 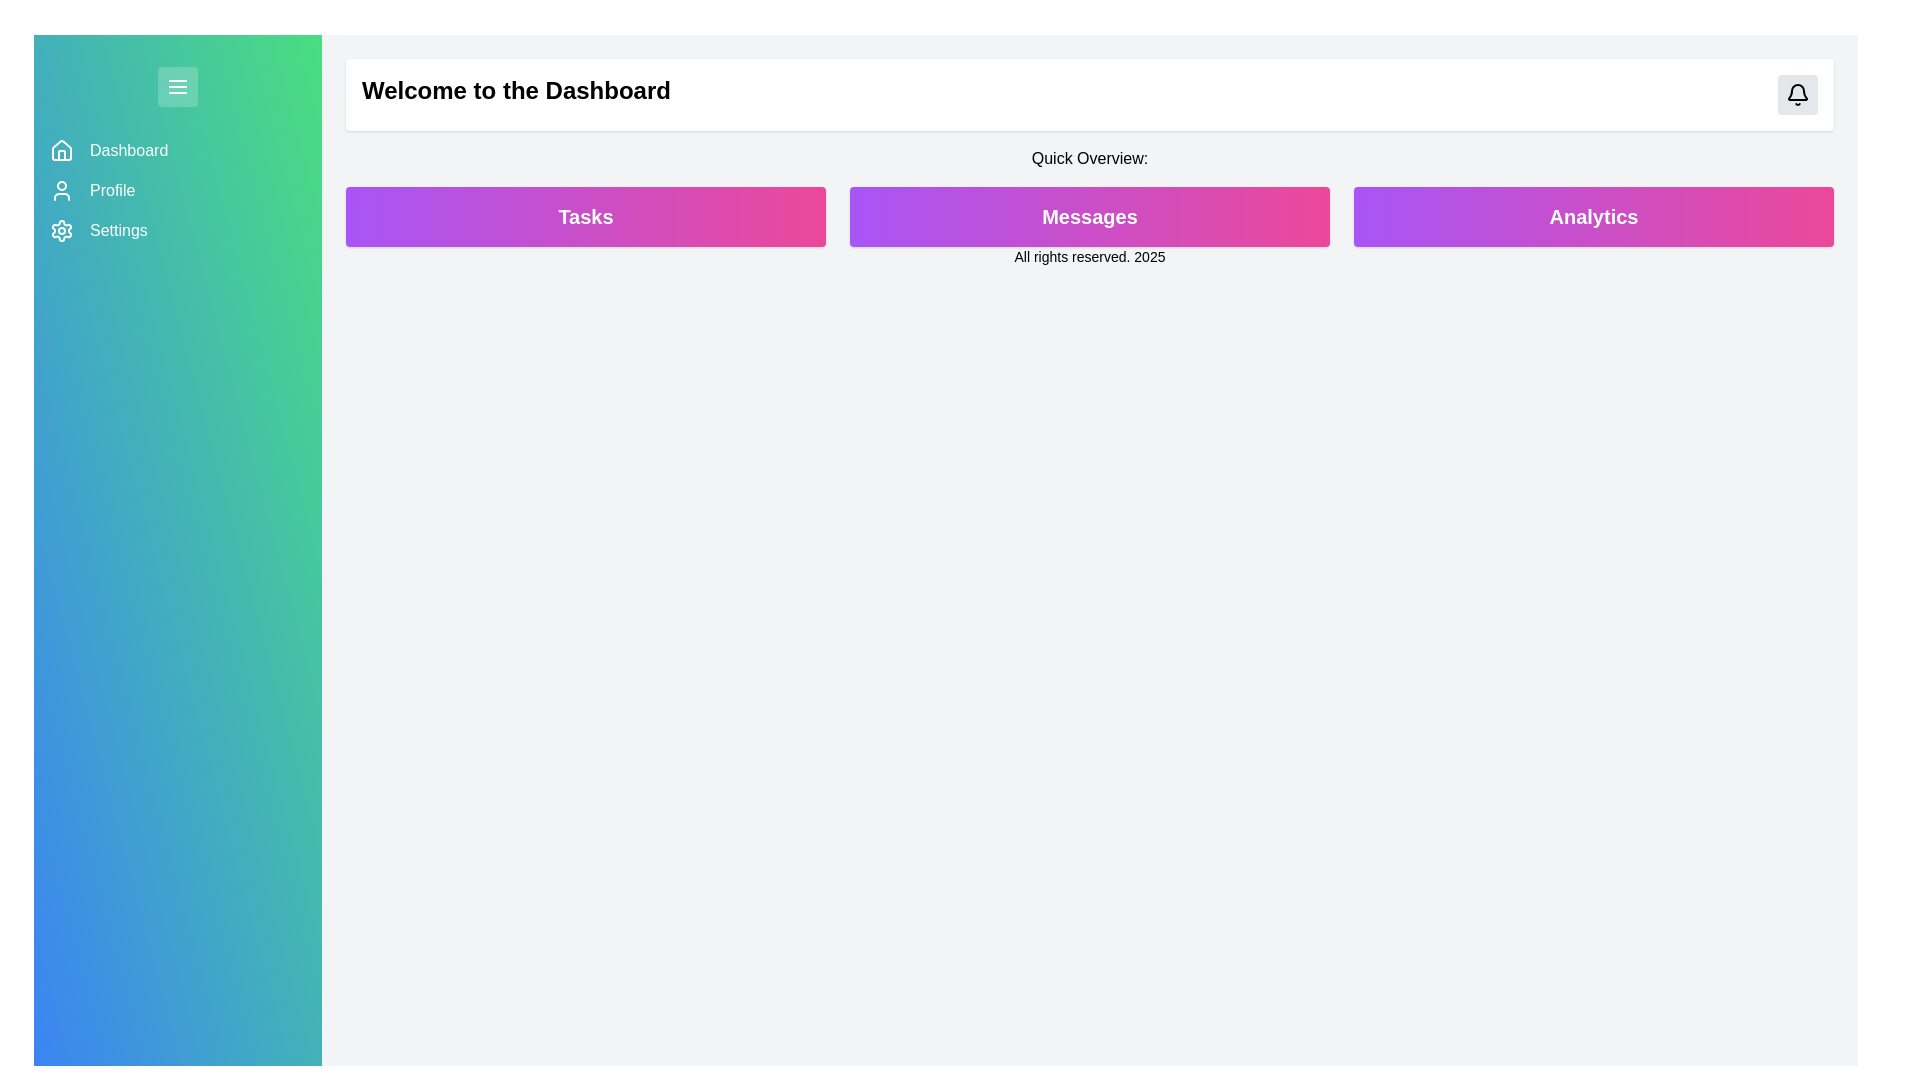 What do you see at coordinates (177, 149) in the screenshot?
I see `the 'Dashboard' button located at the top of the sidebar menu` at bounding box center [177, 149].